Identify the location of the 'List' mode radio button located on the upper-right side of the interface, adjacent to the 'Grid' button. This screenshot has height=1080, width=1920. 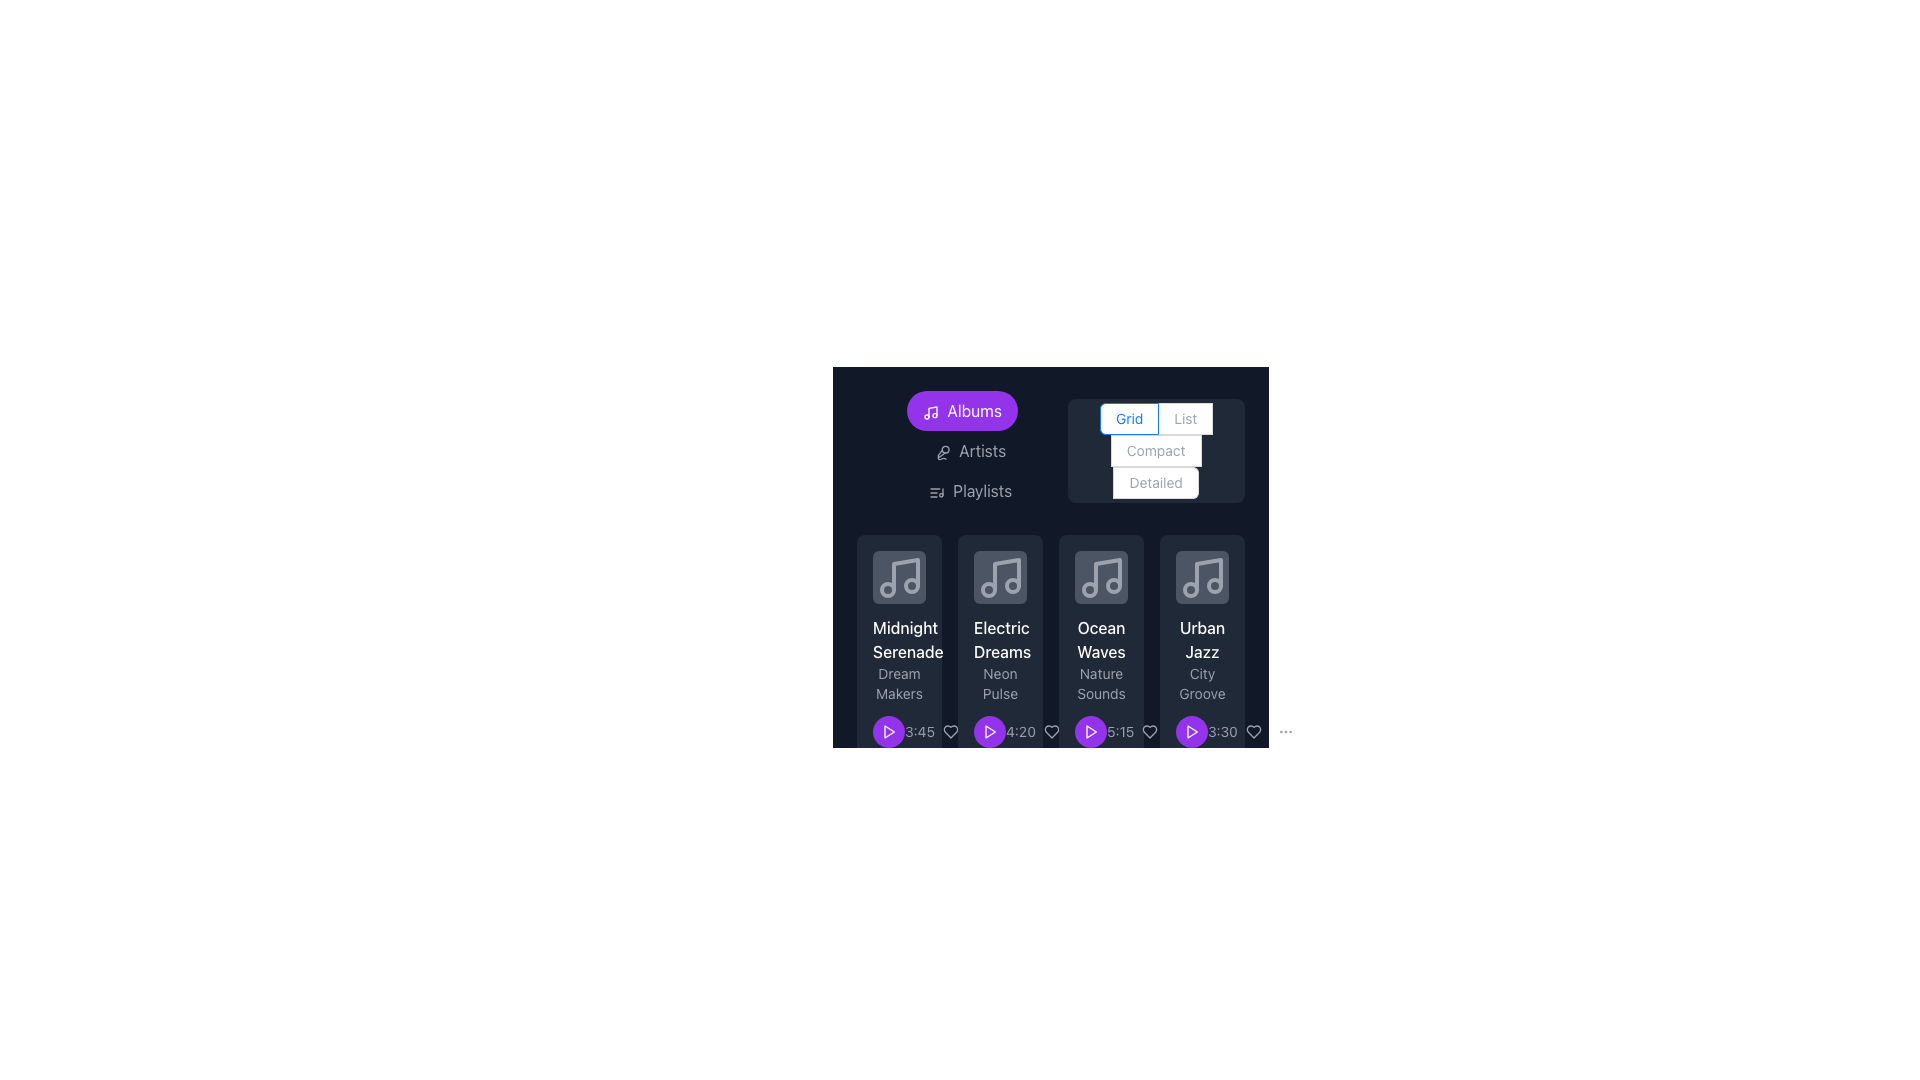
(1185, 418).